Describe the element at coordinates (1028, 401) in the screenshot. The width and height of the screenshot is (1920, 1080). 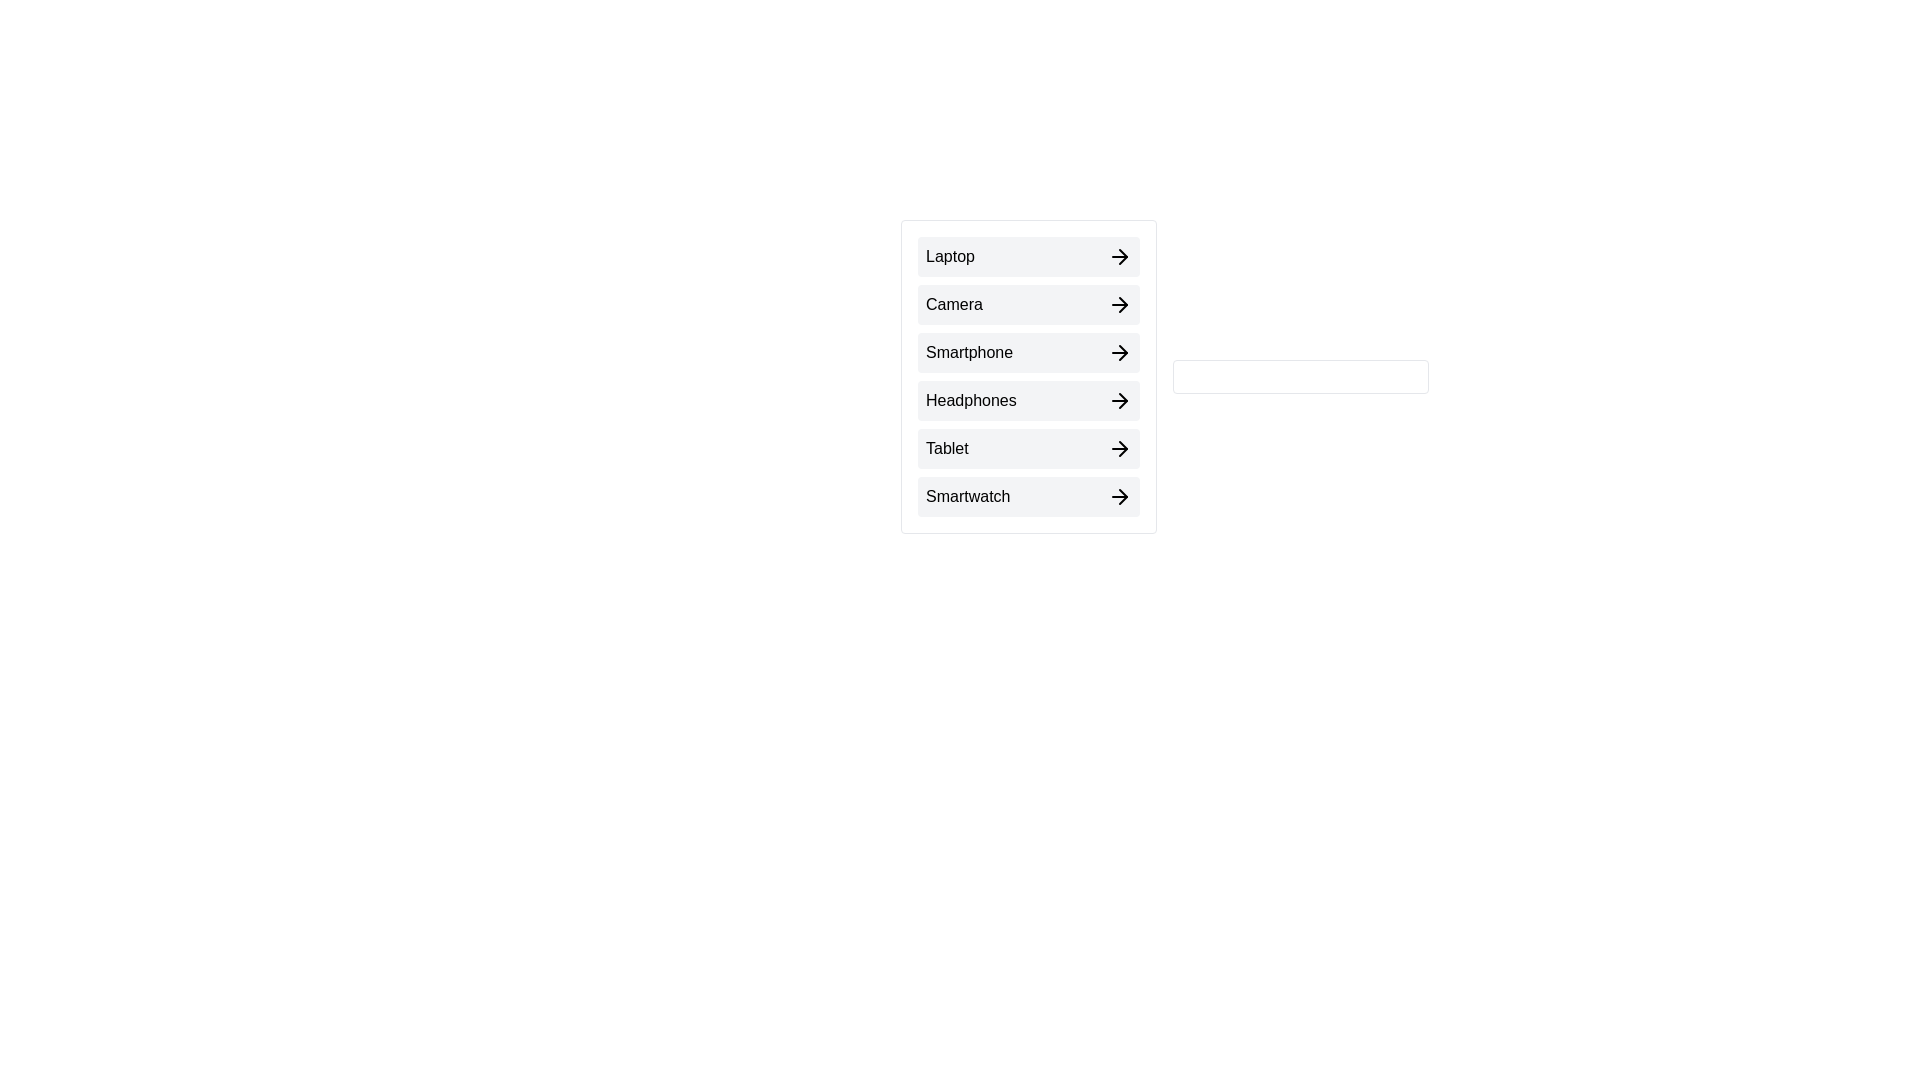
I see `the item Headphones to highlight it` at that location.